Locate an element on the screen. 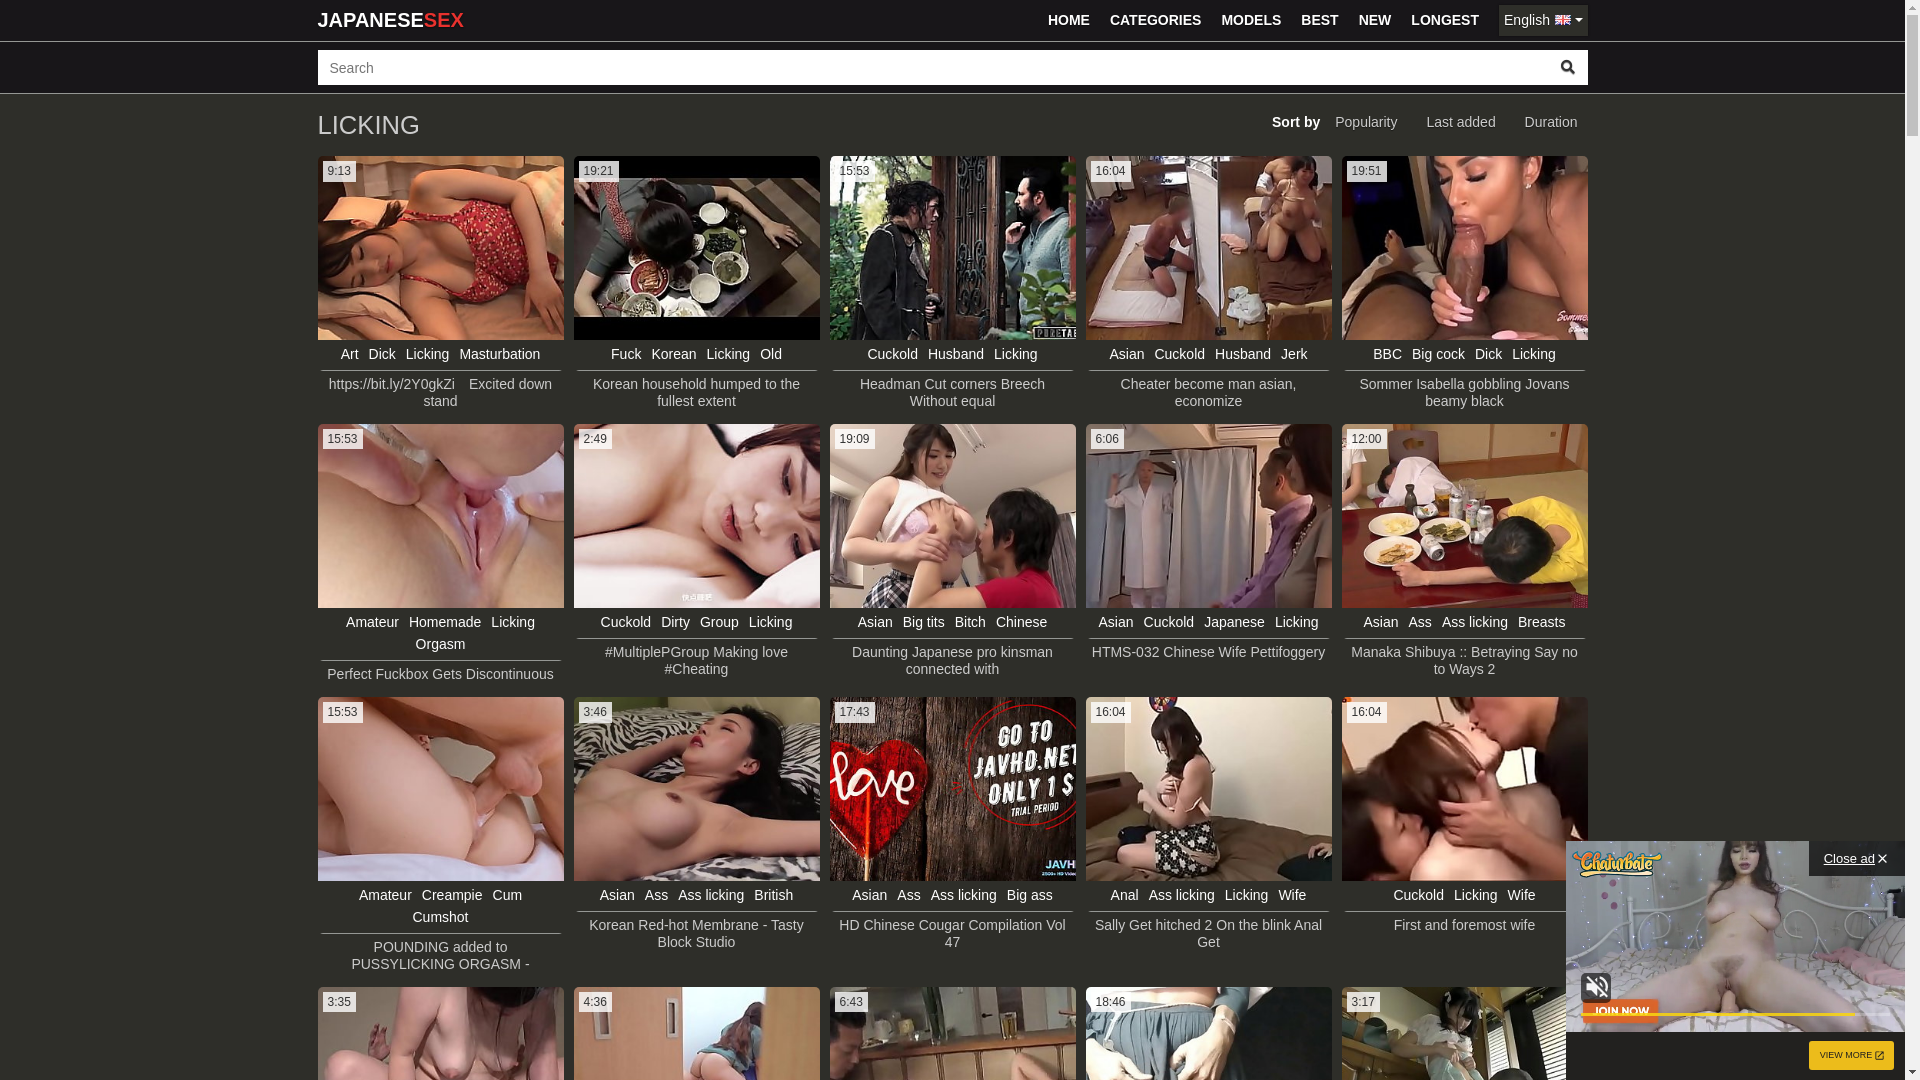 The height and width of the screenshot is (1080, 1920). '#MultiplePGroup Making love #Cheating' is located at coordinates (576, 660).